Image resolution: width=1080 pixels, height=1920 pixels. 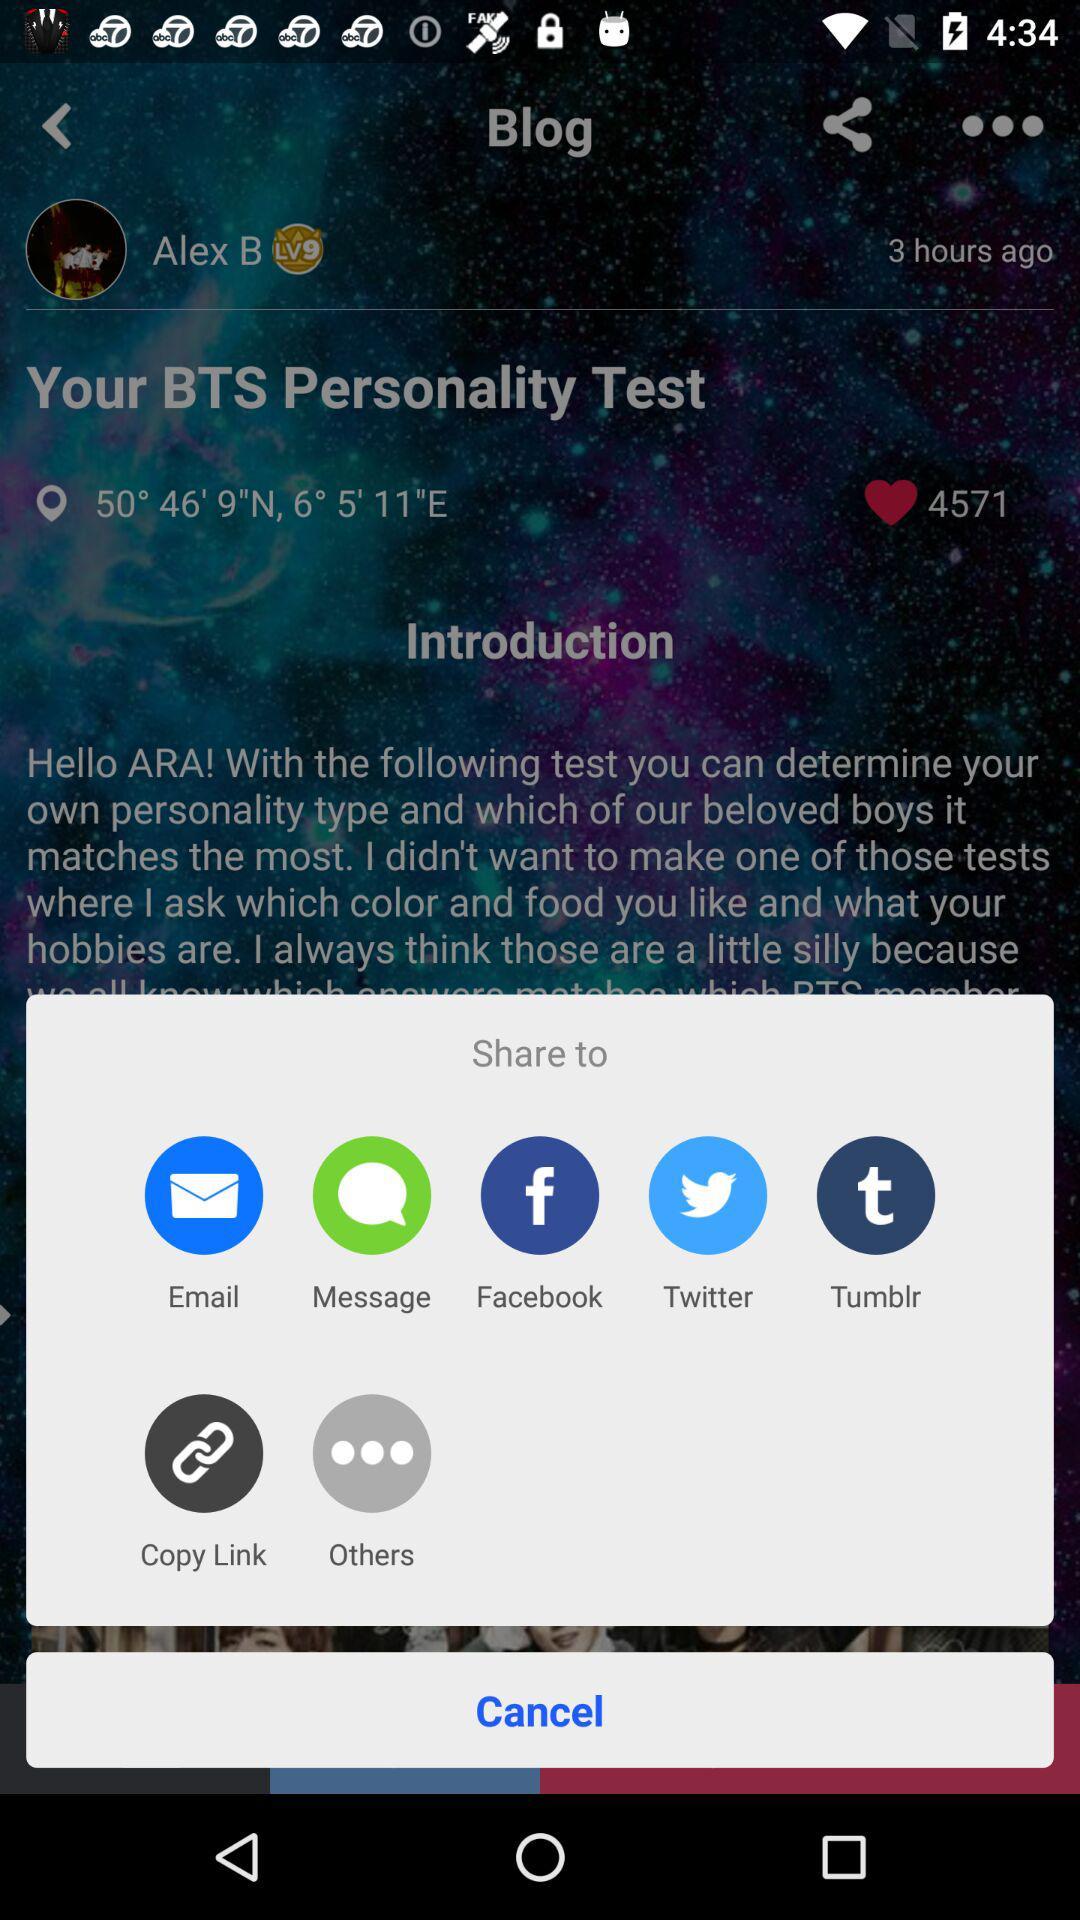 I want to click on email icon on the page, so click(x=204, y=1195).